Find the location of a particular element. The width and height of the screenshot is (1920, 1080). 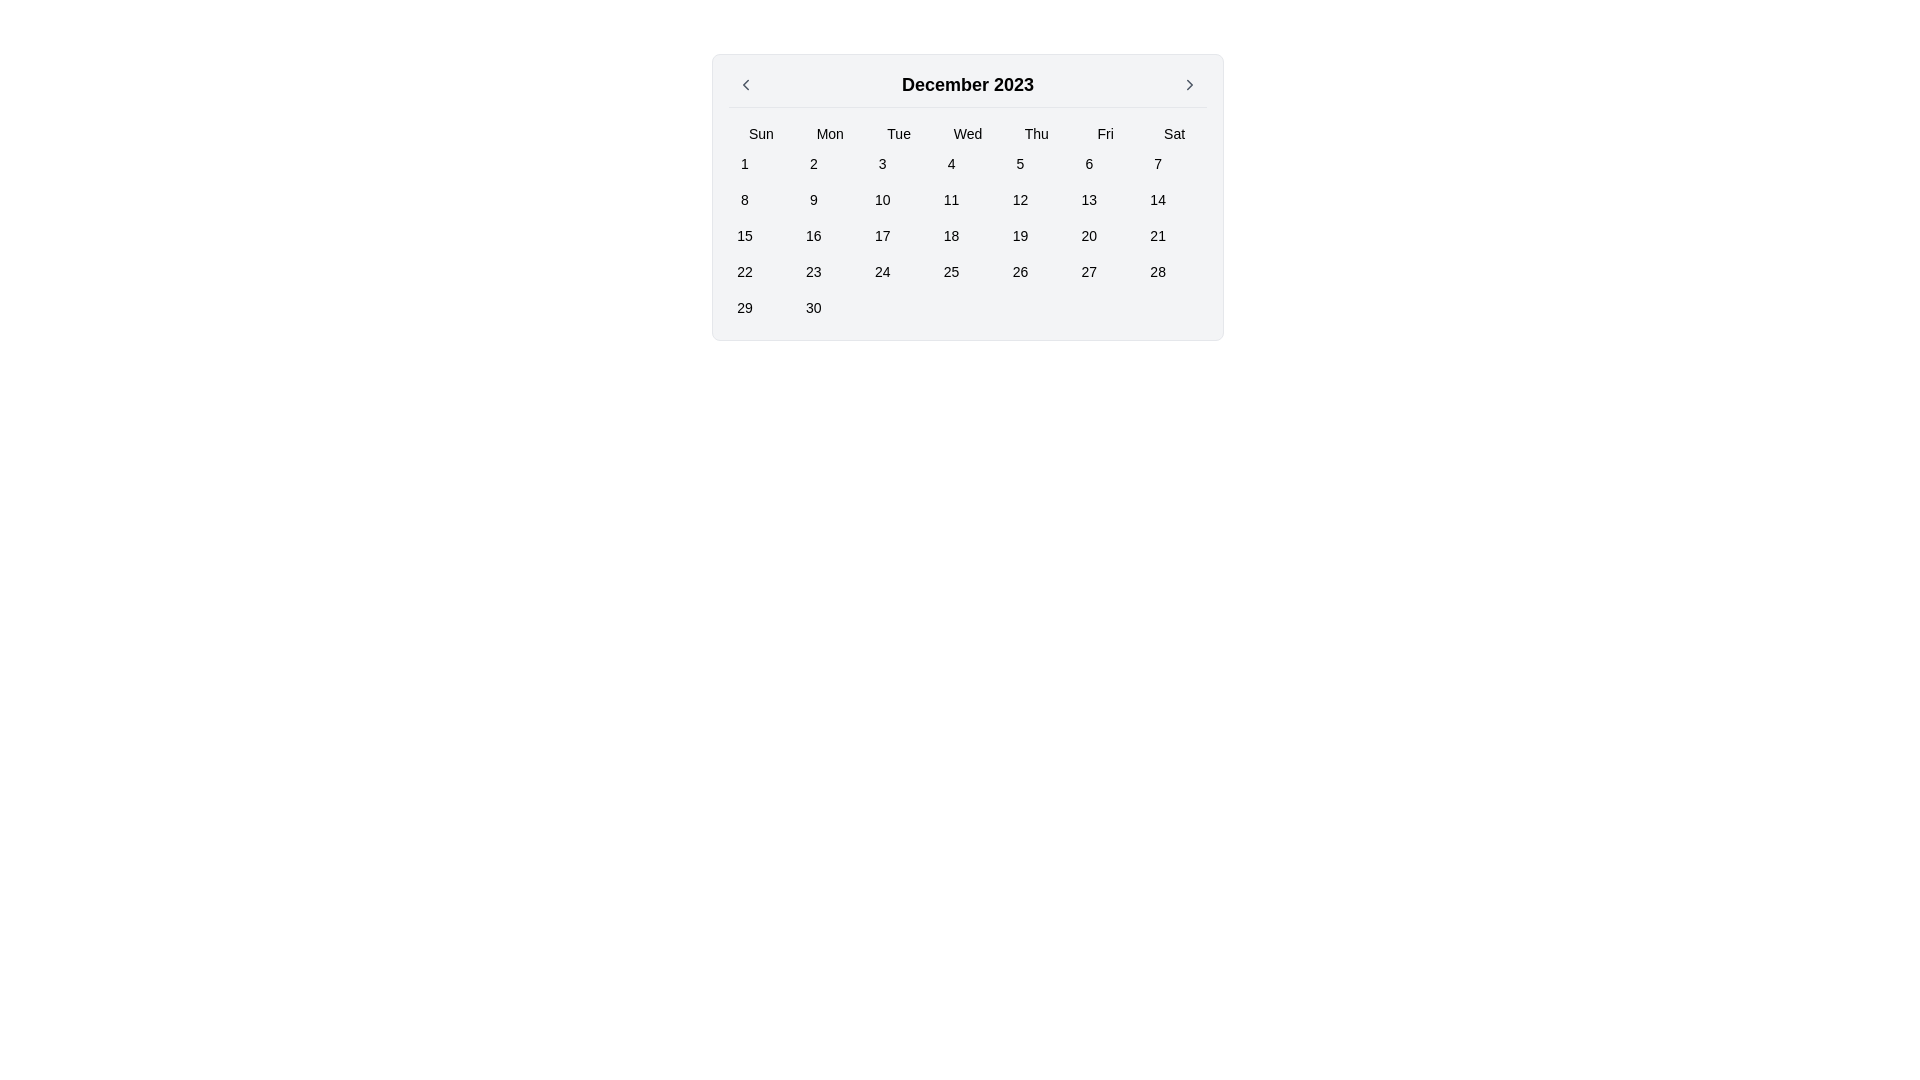

the square button displaying '30' located in the sixth column of the fifth row of the calendar grid is located at coordinates (813, 308).